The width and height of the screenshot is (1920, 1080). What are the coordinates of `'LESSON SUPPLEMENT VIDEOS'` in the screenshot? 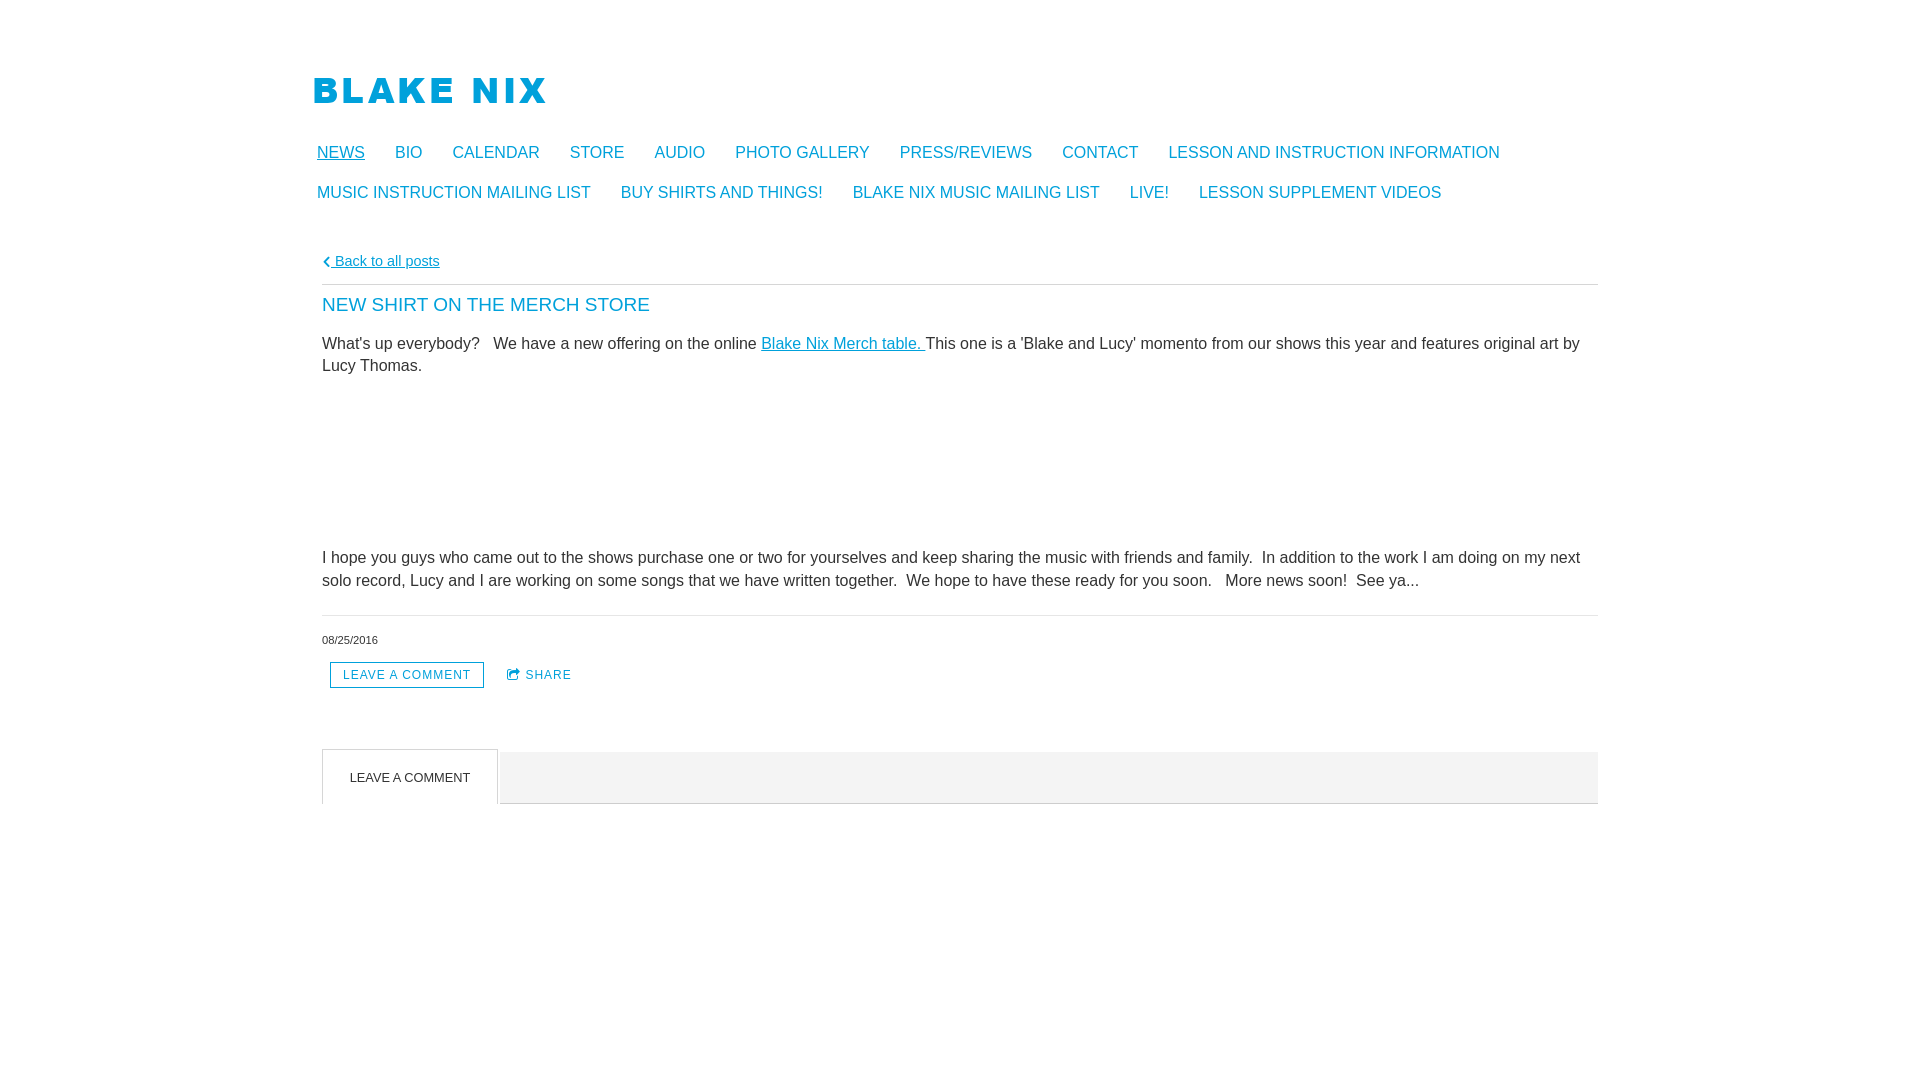 It's located at (1329, 192).